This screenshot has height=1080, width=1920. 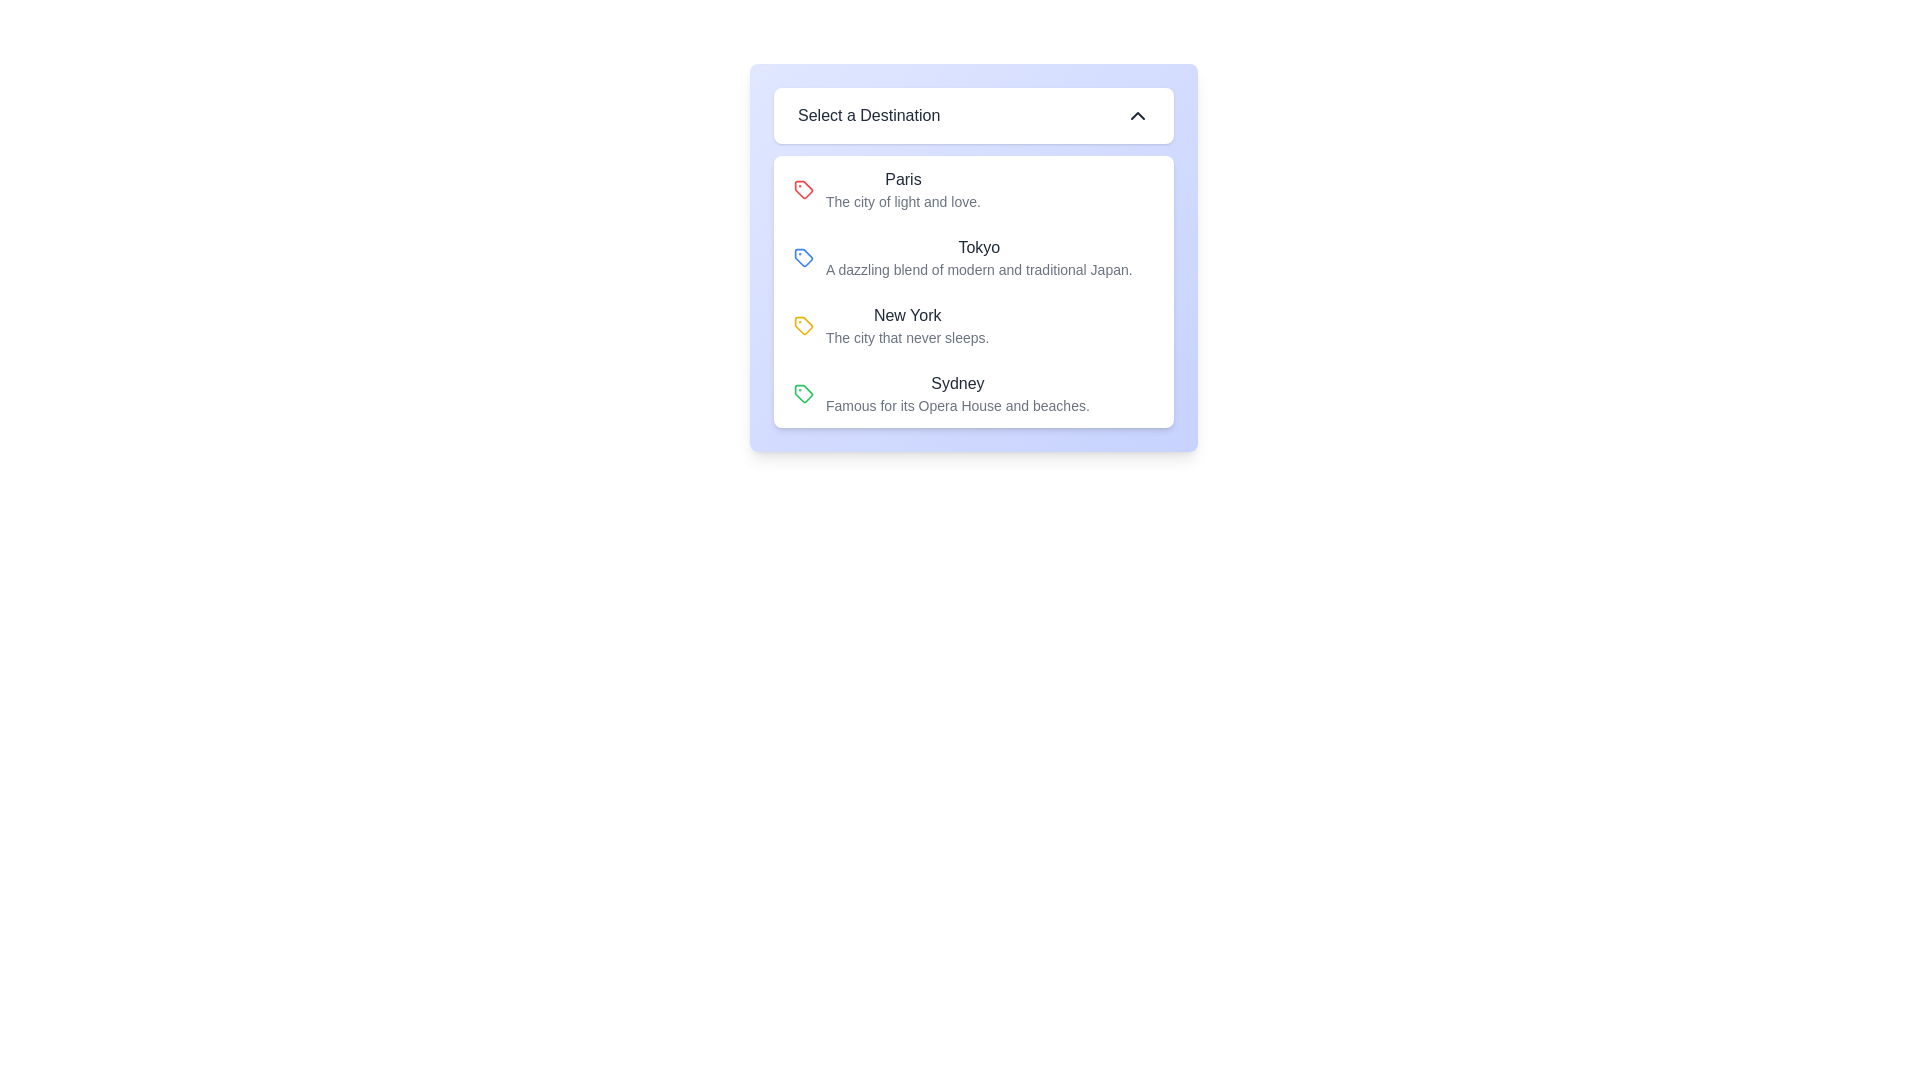 What do you see at coordinates (979, 270) in the screenshot?
I see `the text element reading 'A dazzling blend of modern and traditional Japan.' which is located under the 'Tokyo' label` at bounding box center [979, 270].